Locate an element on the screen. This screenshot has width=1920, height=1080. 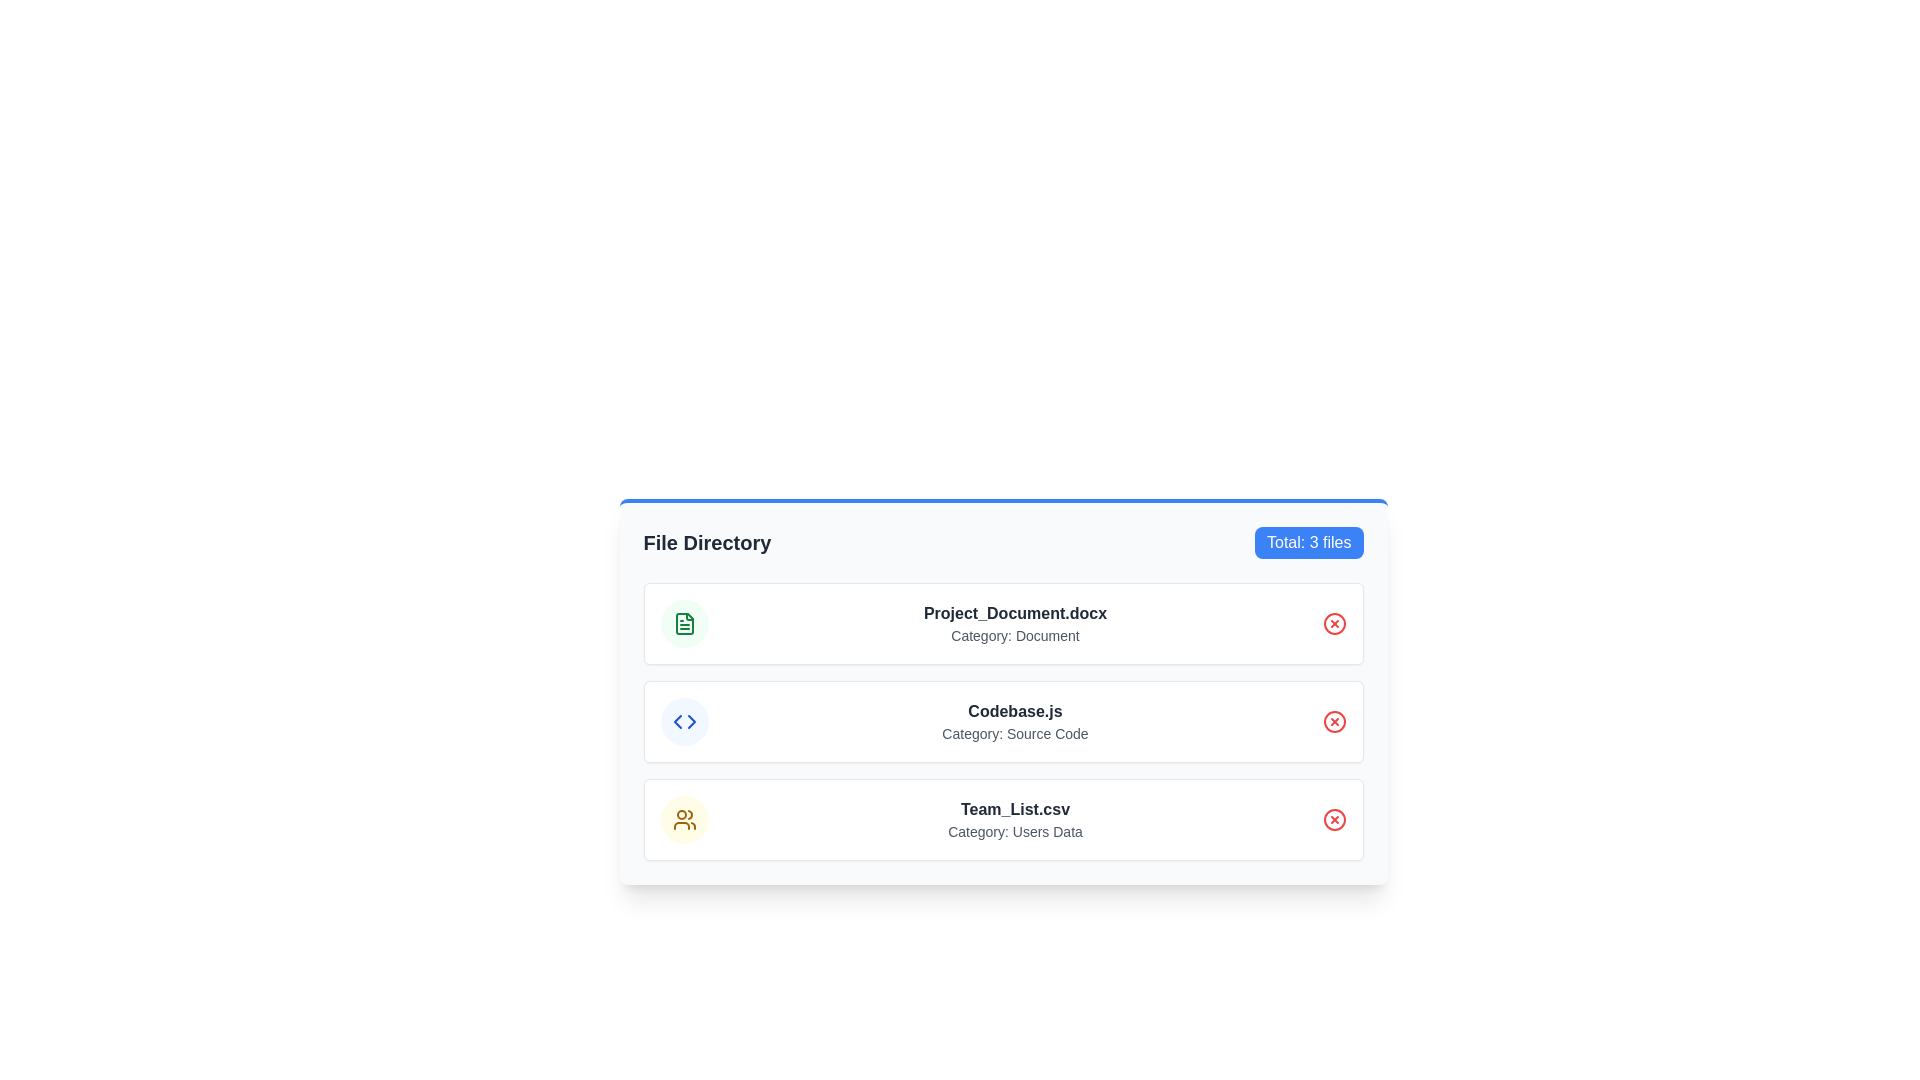
the circular icon with a faint yellow background and a darker yellow graphic depicting a group of people, which is located to the left of the text 'Team_List.csv' in the third item of a vertical list of file entries is located at coordinates (684, 820).